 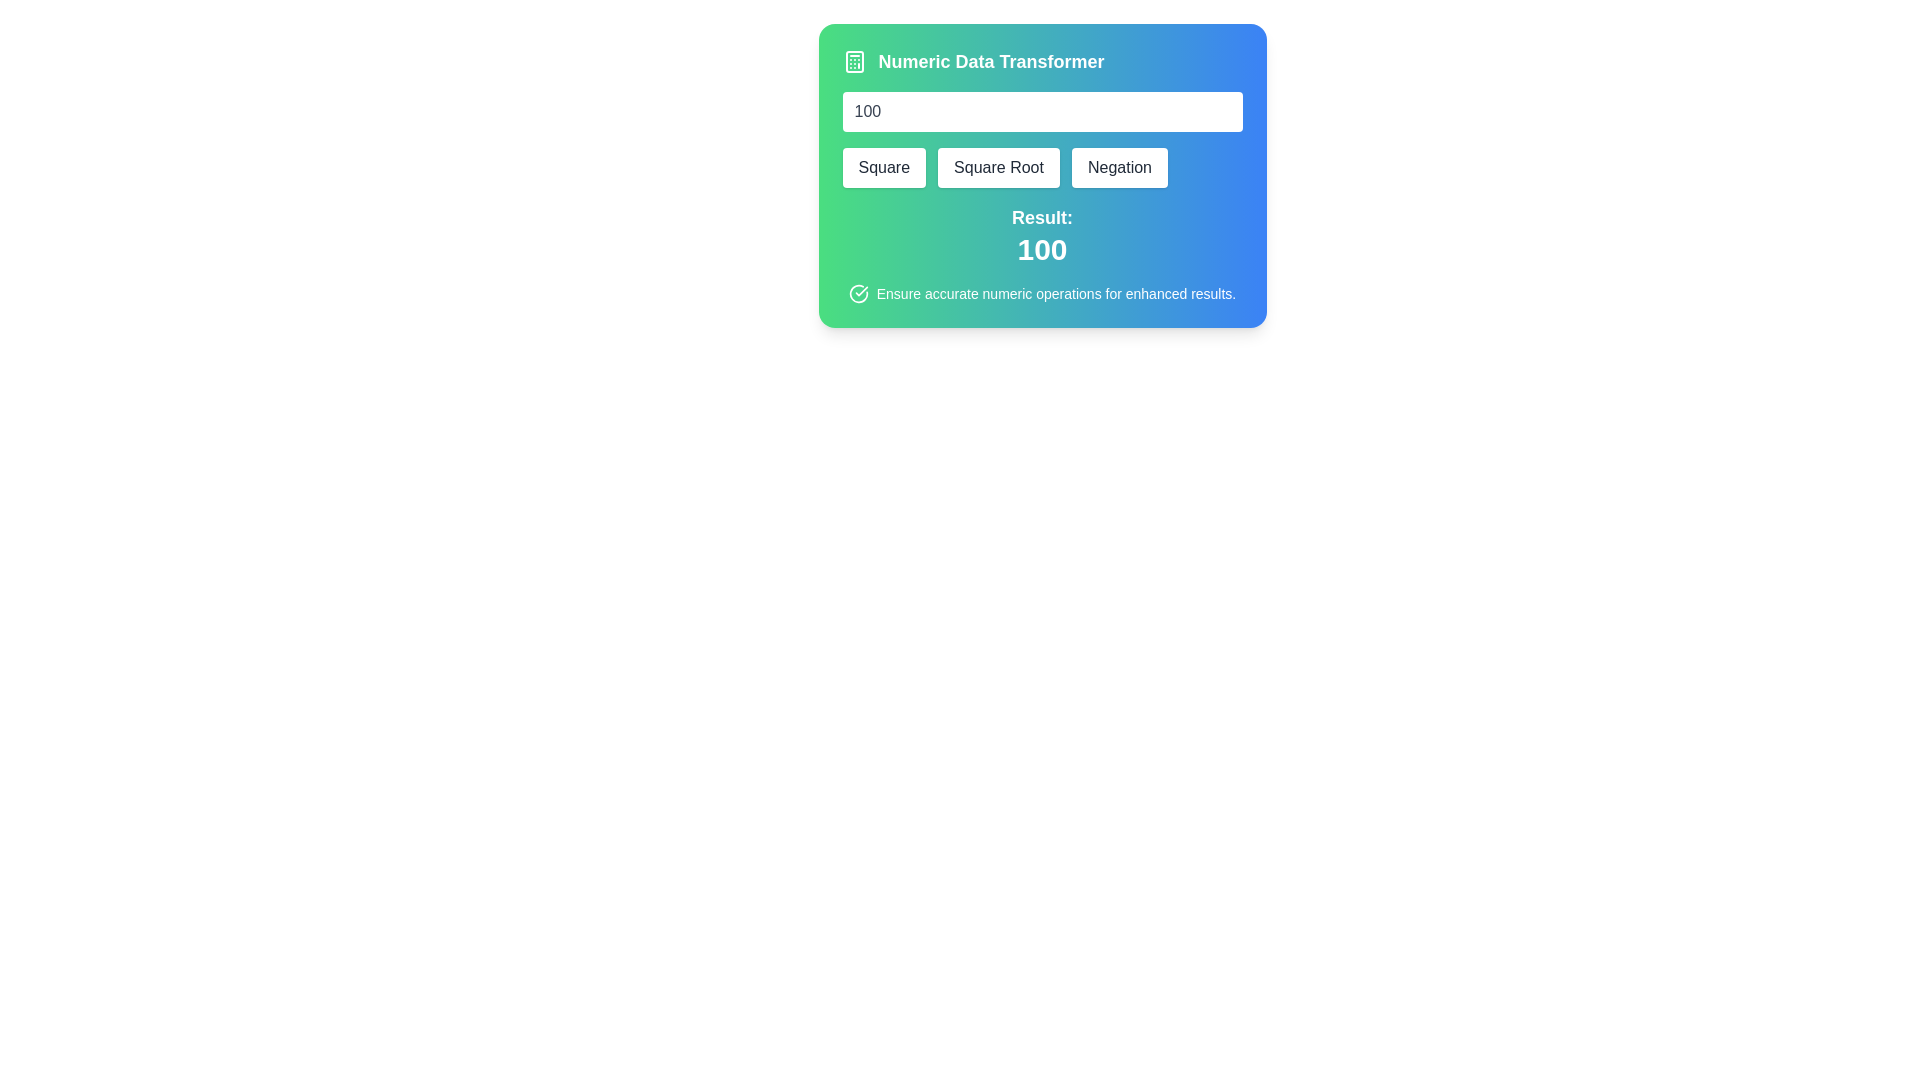 I want to click on the primary rectangular body of the calculator icon, which serves a decorative function within the numeric data transformer panel, so click(x=854, y=60).